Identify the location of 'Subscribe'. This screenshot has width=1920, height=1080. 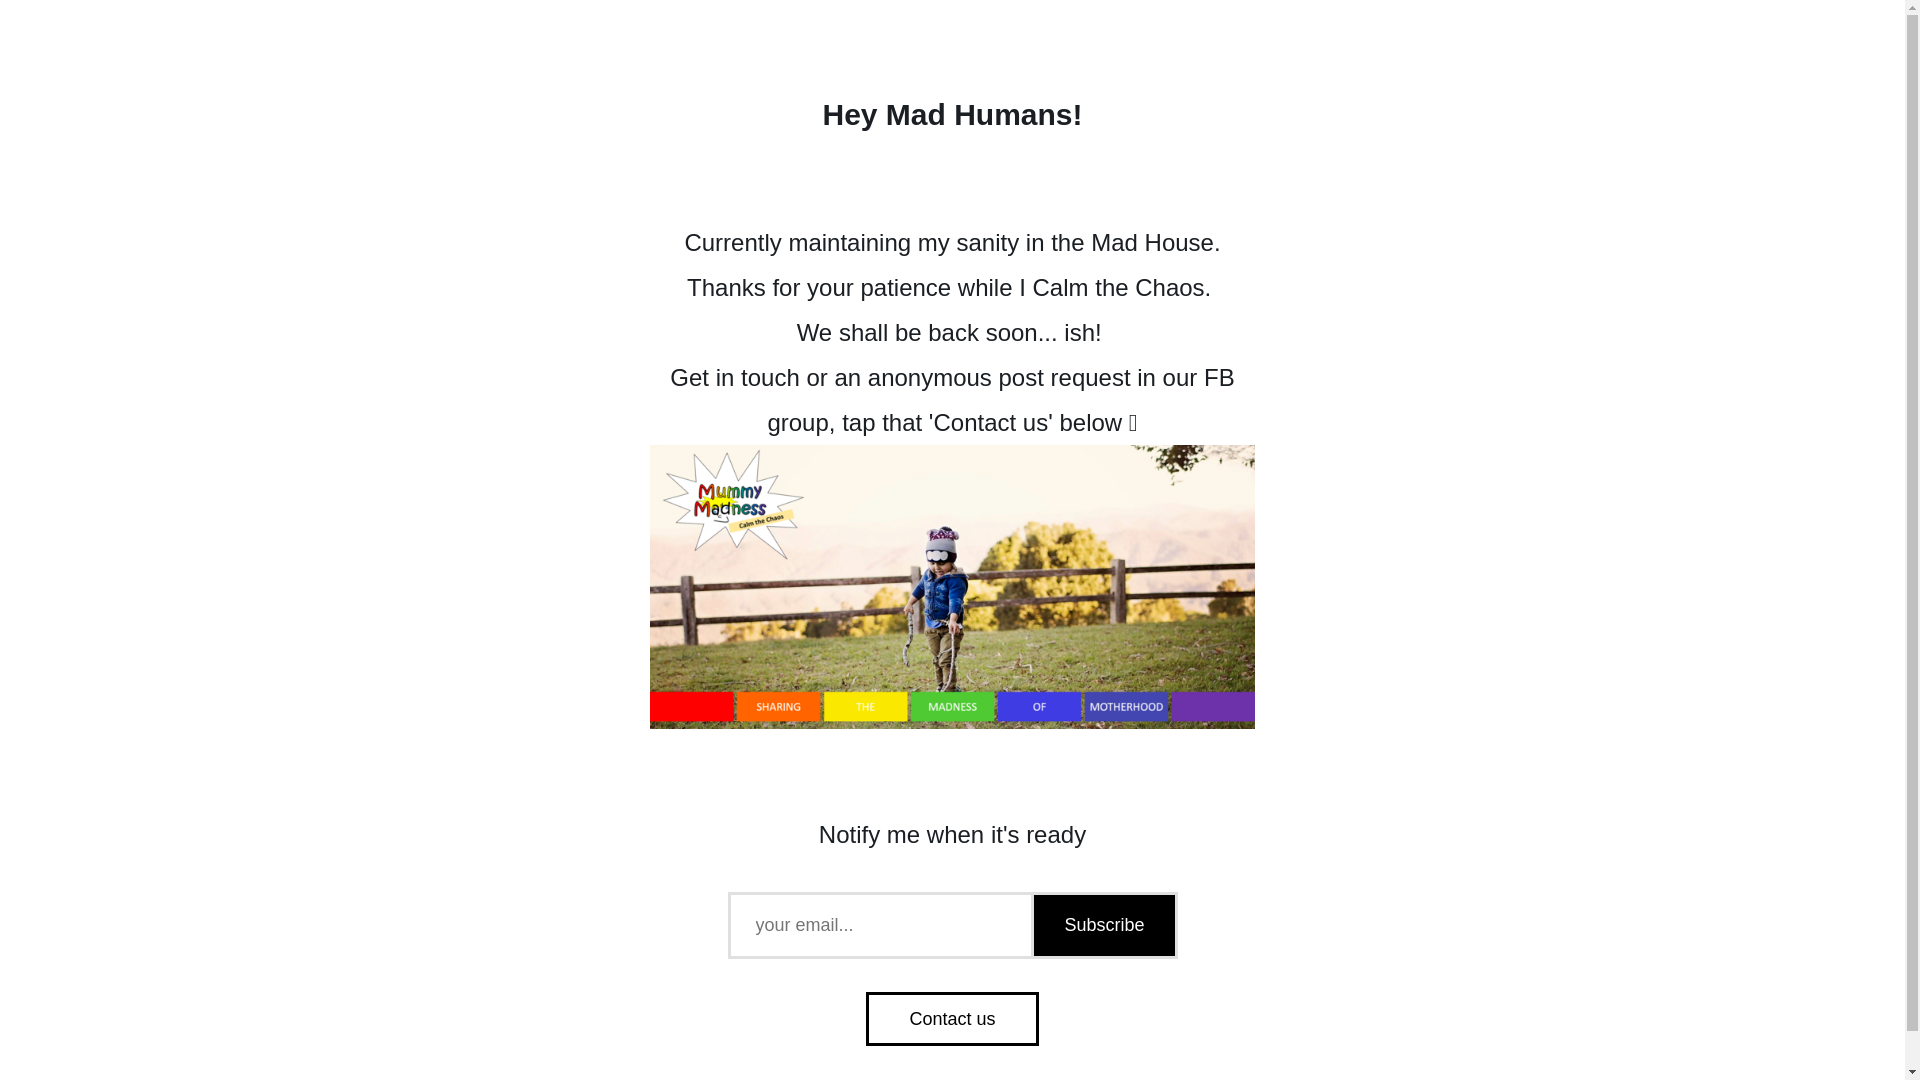
(1031, 925).